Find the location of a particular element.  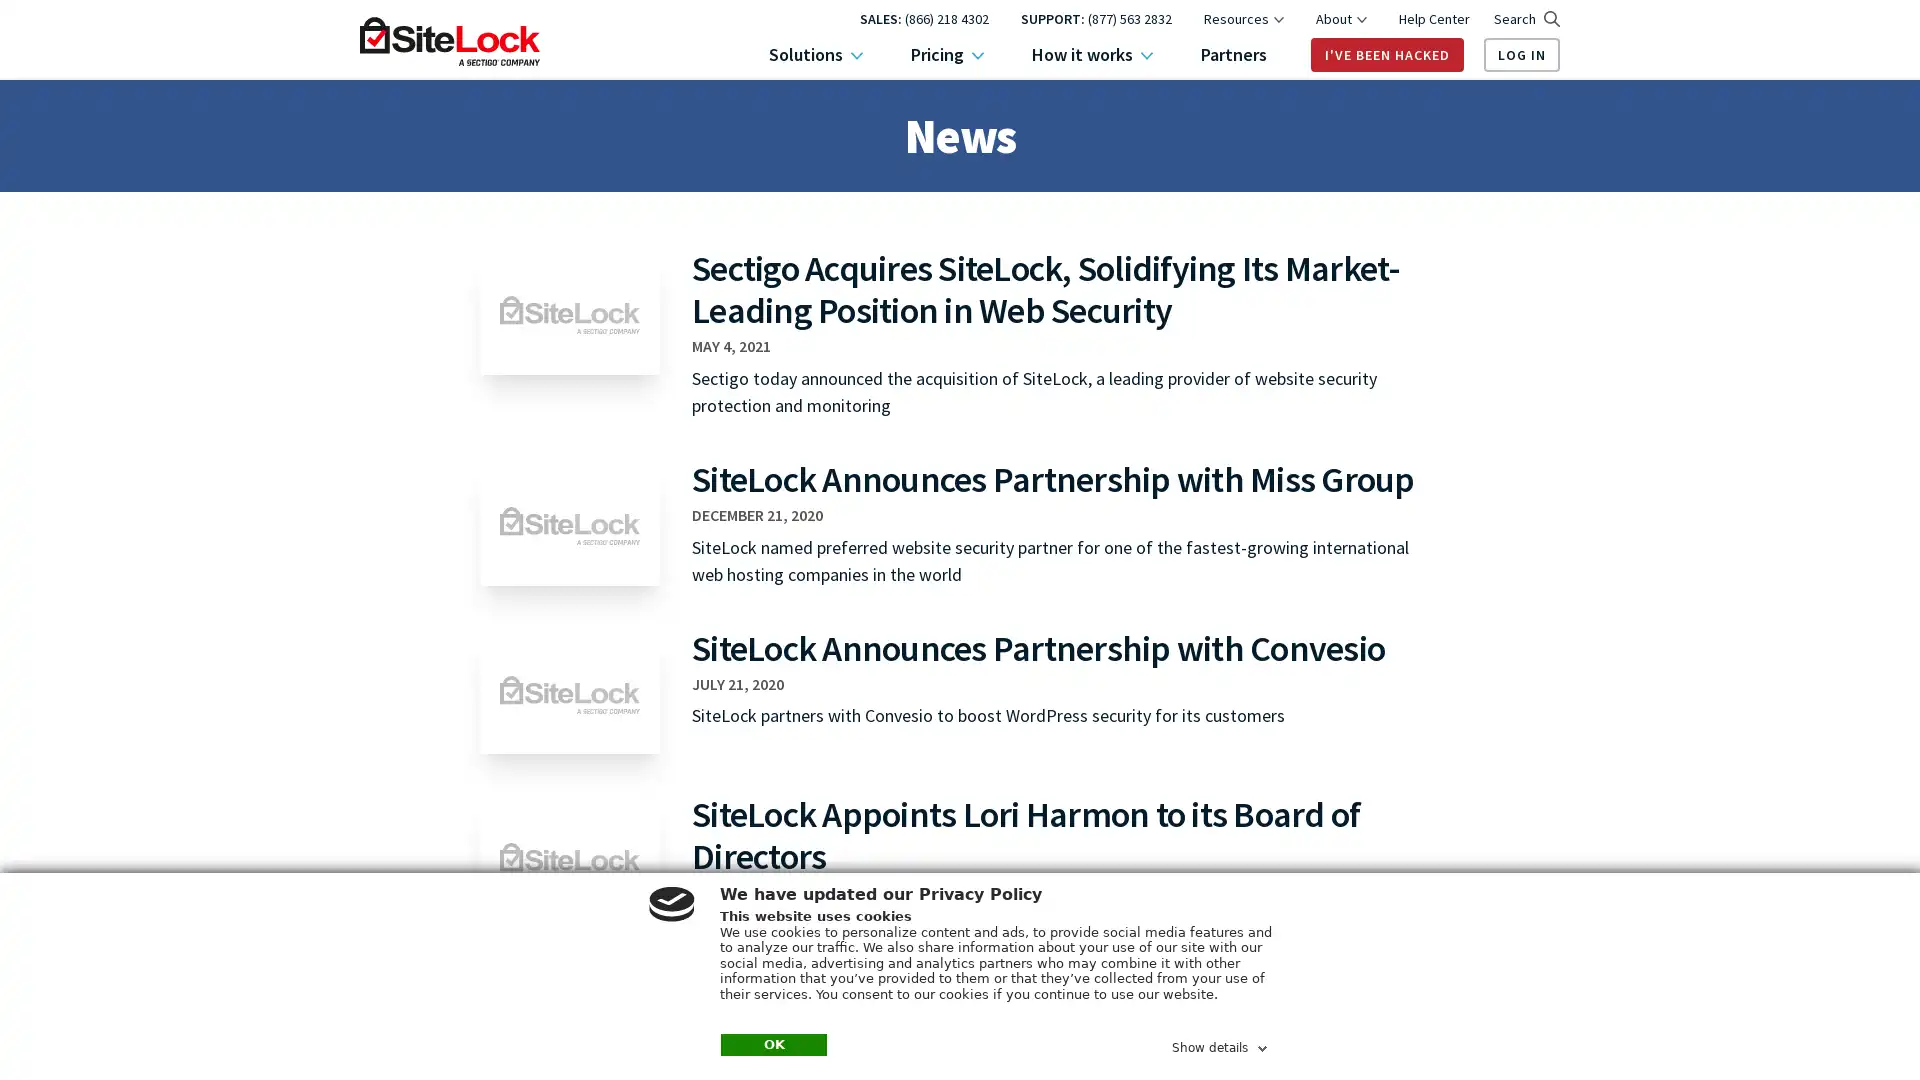

Search is located at coordinates (1525, 19).